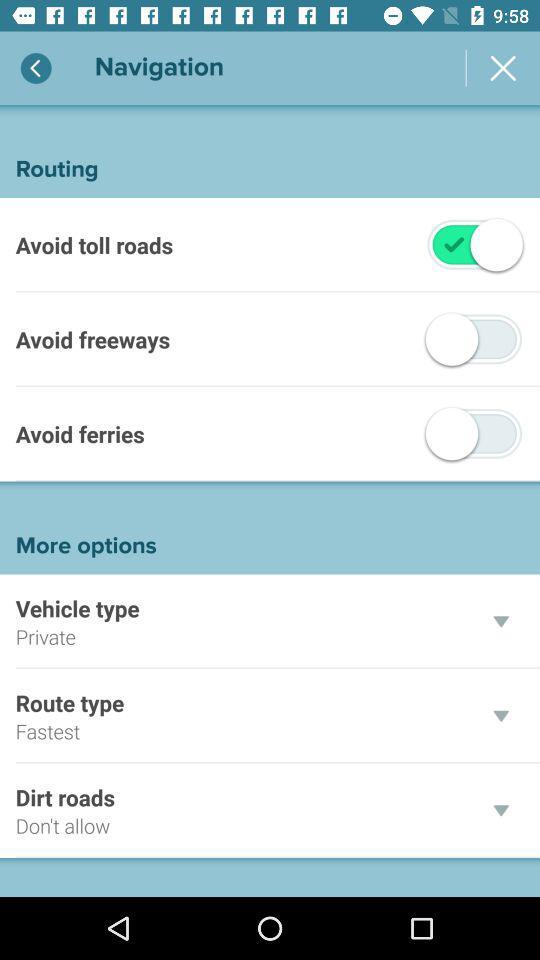 The image size is (540, 960). I want to click on the first toggle button, so click(453, 243).